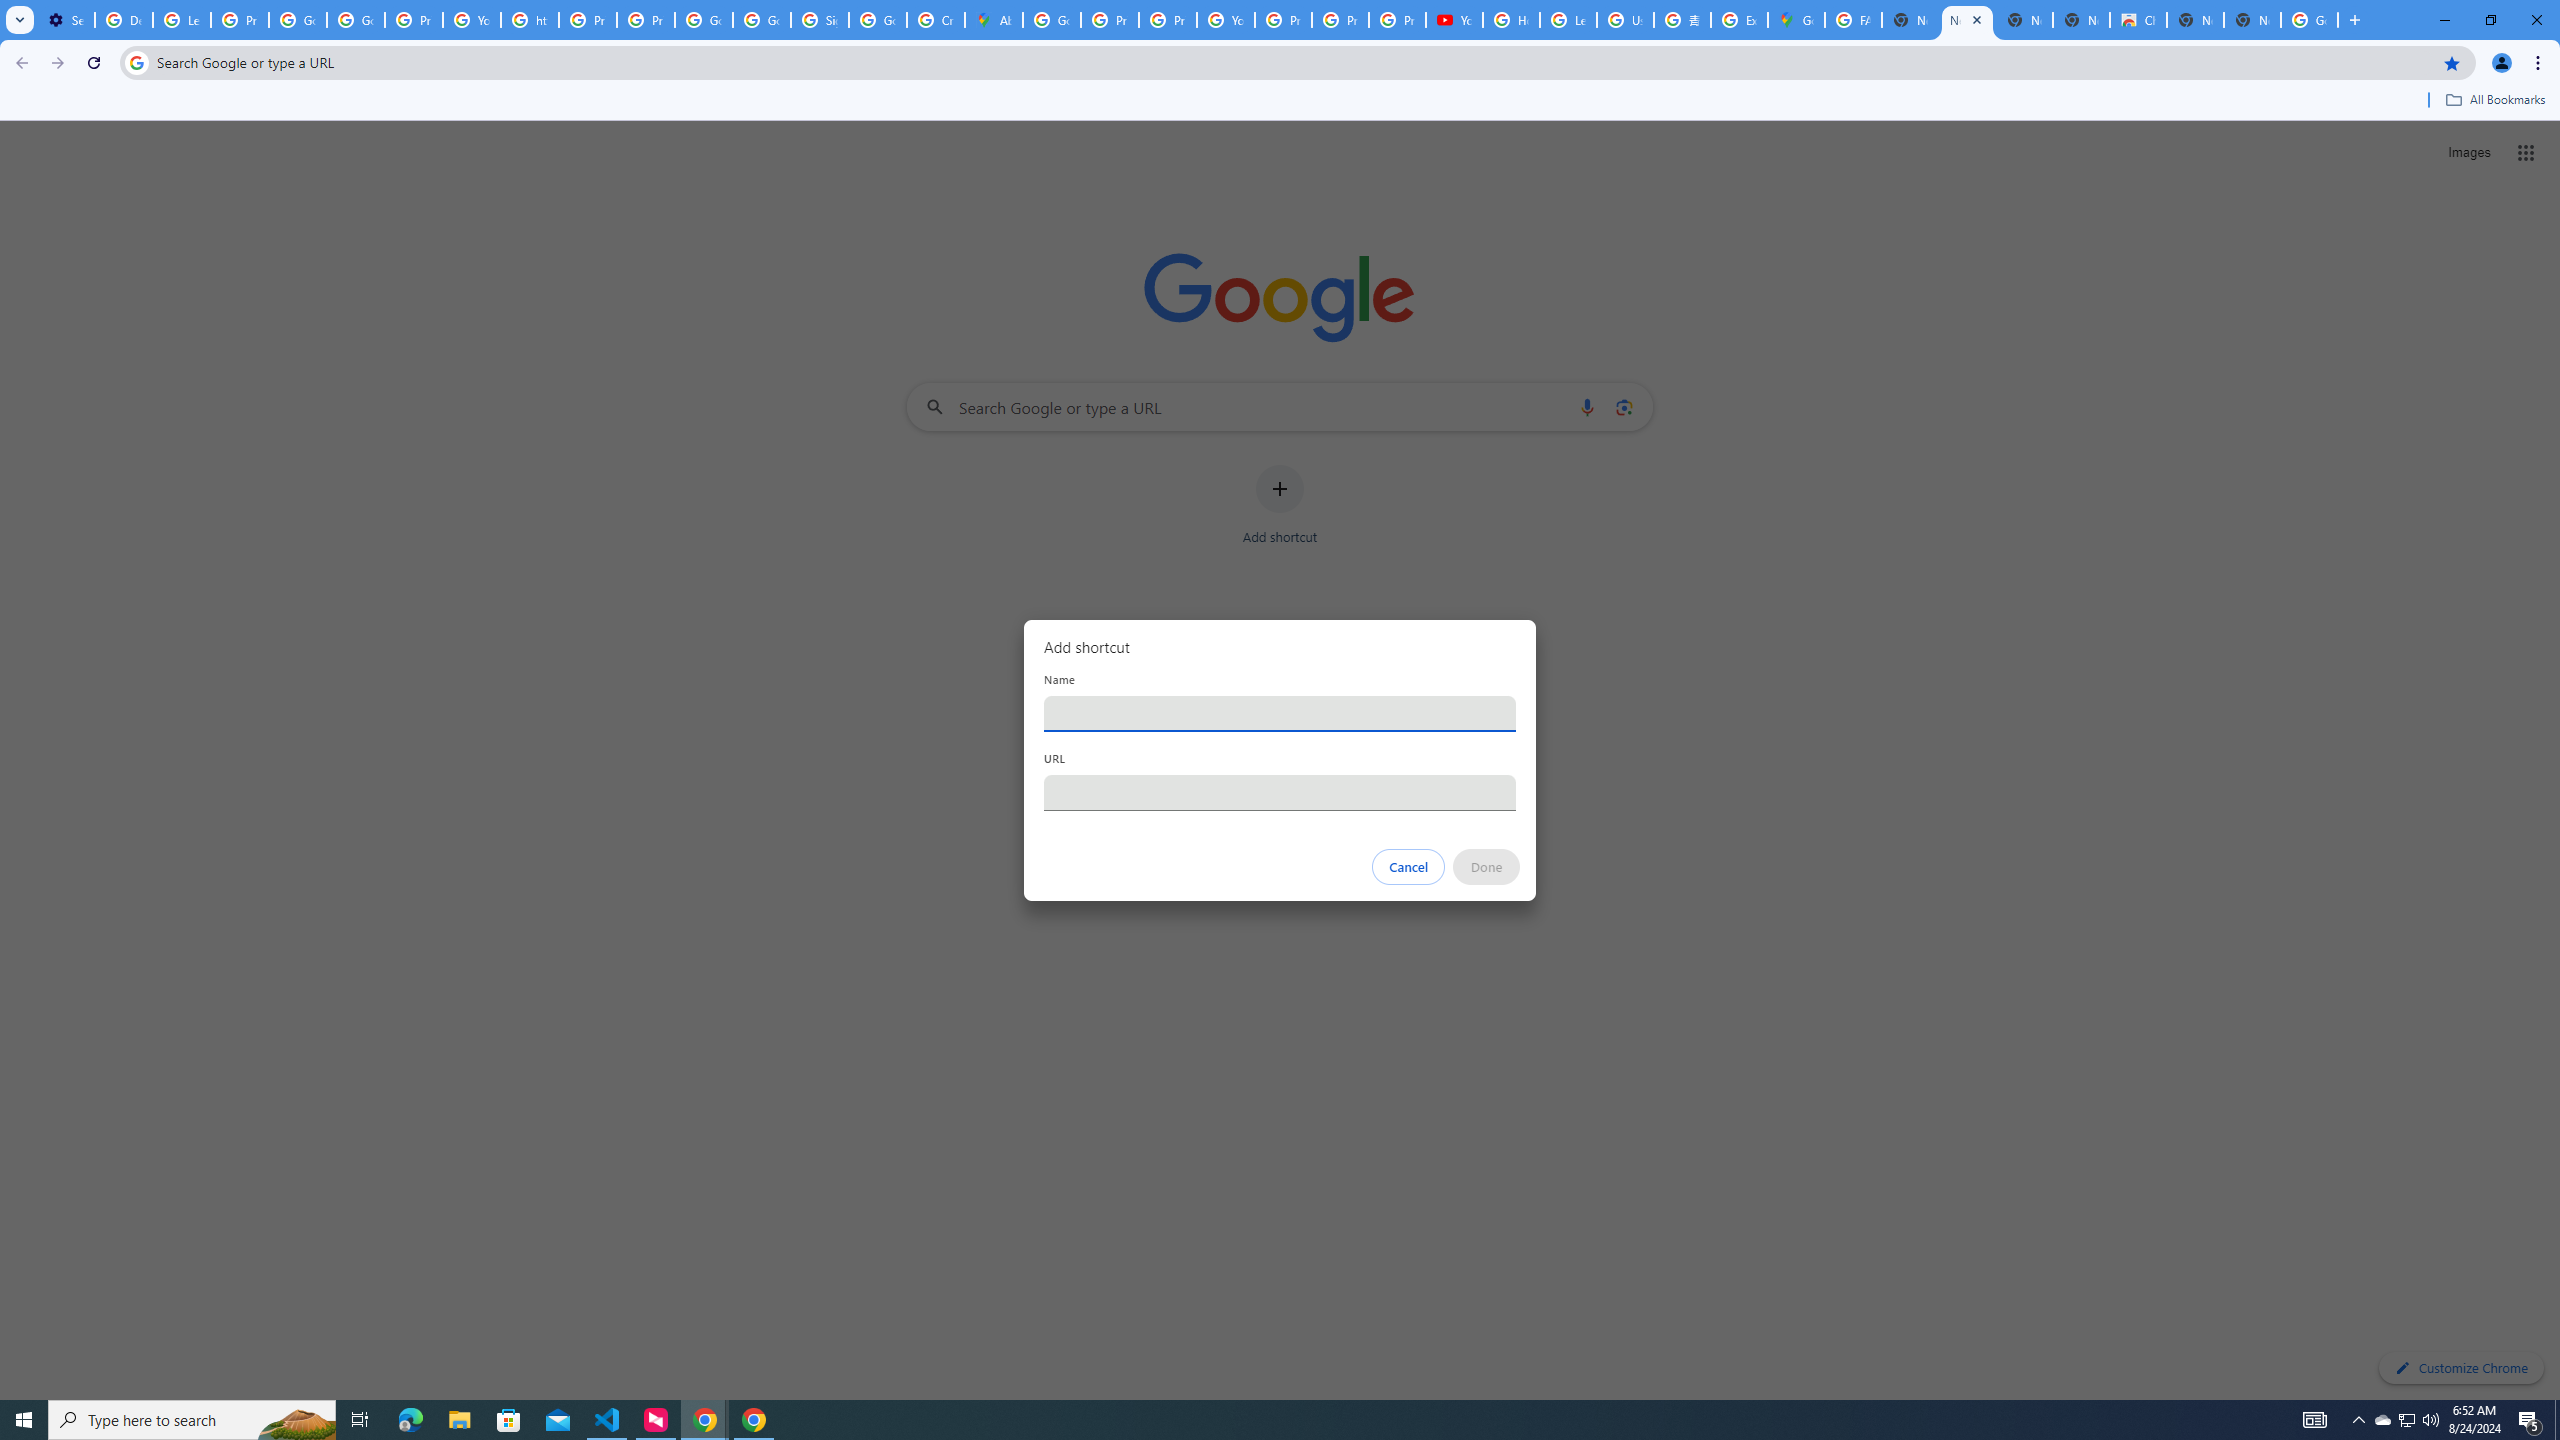 This screenshot has height=1440, width=2560. Describe the element at coordinates (1511, 19) in the screenshot. I see `'How Chrome protects your passwords - Google Chrome Help'` at that location.